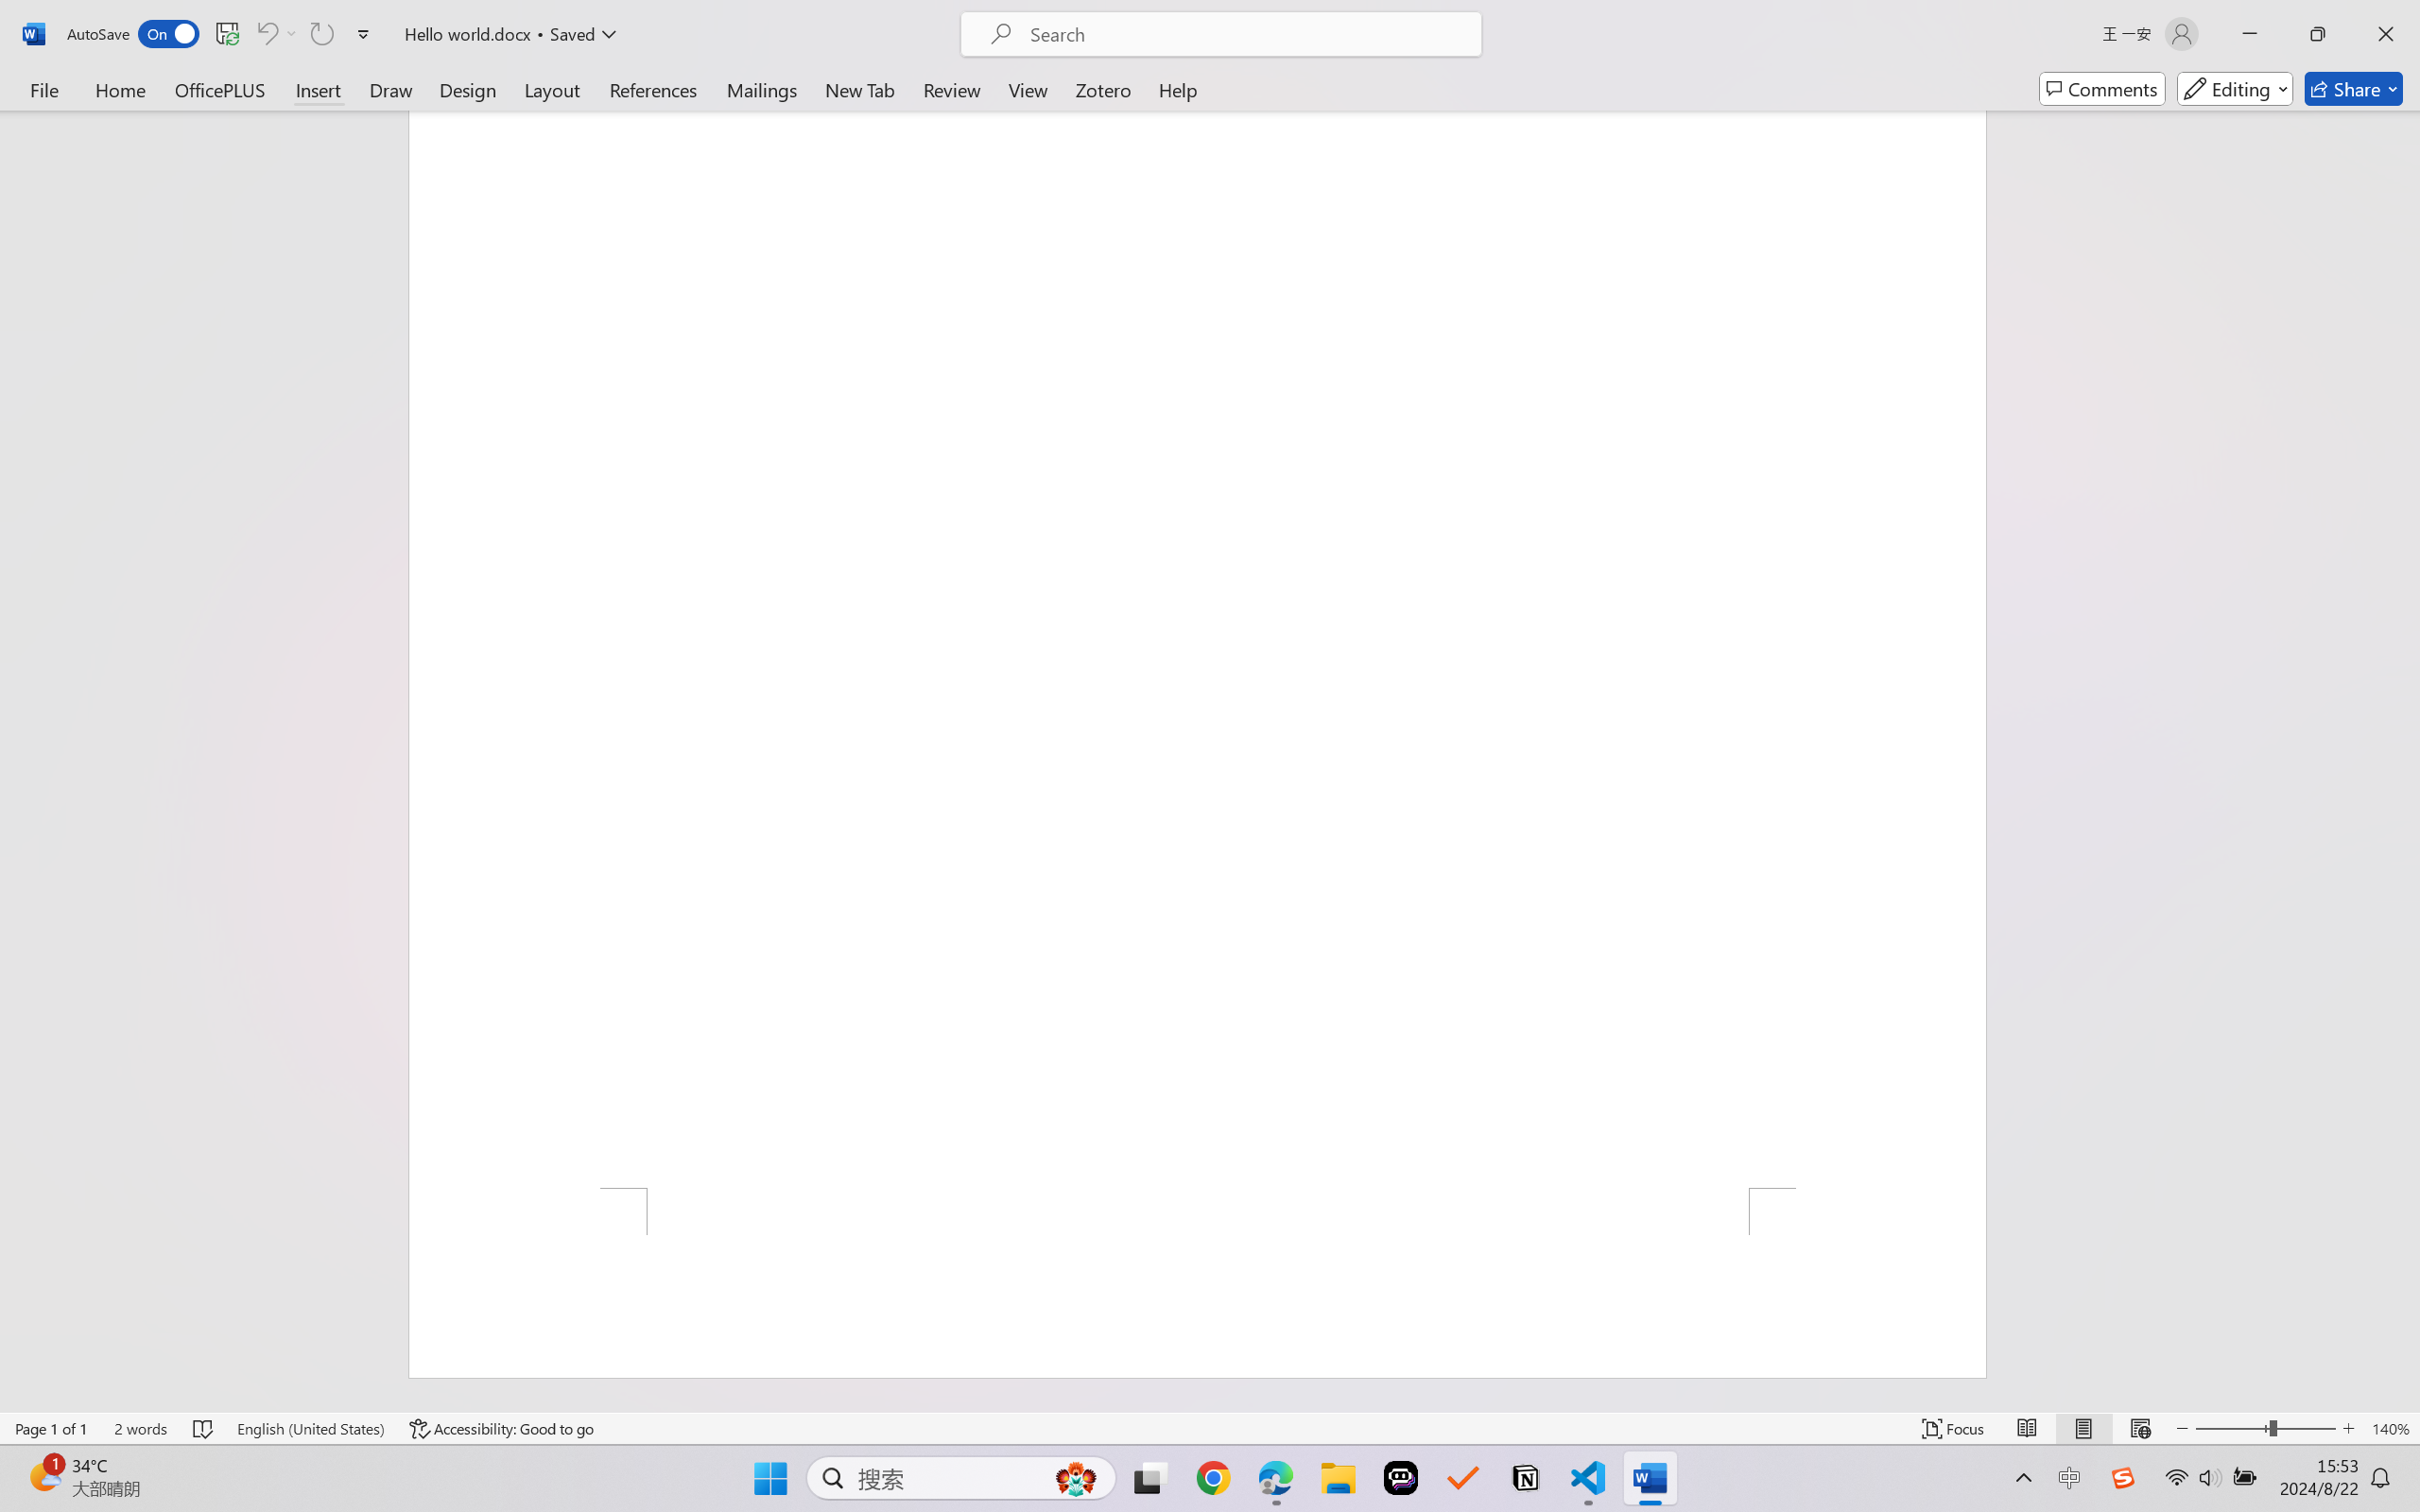 Image resolution: width=2420 pixels, height=1512 pixels. What do you see at coordinates (1076, 1478) in the screenshot?
I see `'AutomationID: DynamicSearchBoxGleamImage'` at bounding box center [1076, 1478].